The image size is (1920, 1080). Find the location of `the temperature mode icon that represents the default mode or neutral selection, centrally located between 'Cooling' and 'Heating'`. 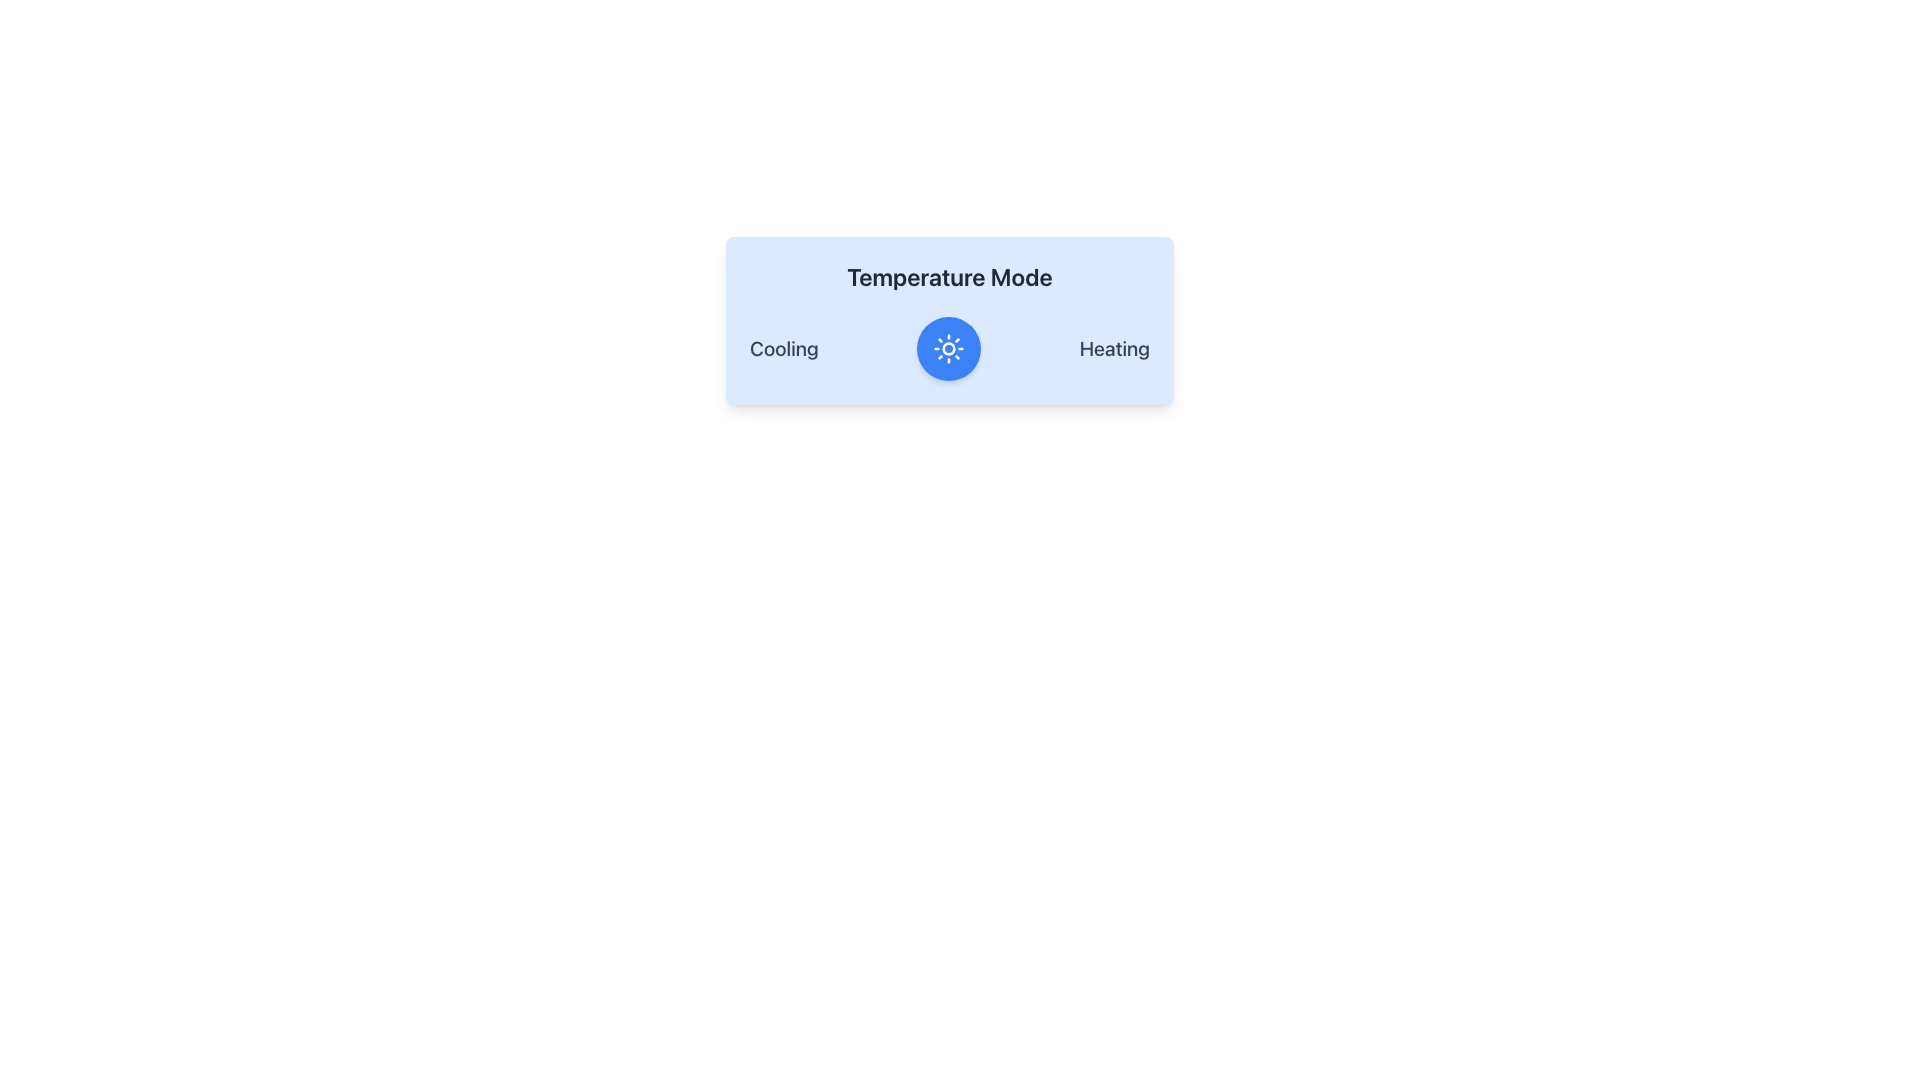

the temperature mode icon that represents the default mode or neutral selection, centrally located between 'Cooling' and 'Heating' is located at coordinates (948, 347).